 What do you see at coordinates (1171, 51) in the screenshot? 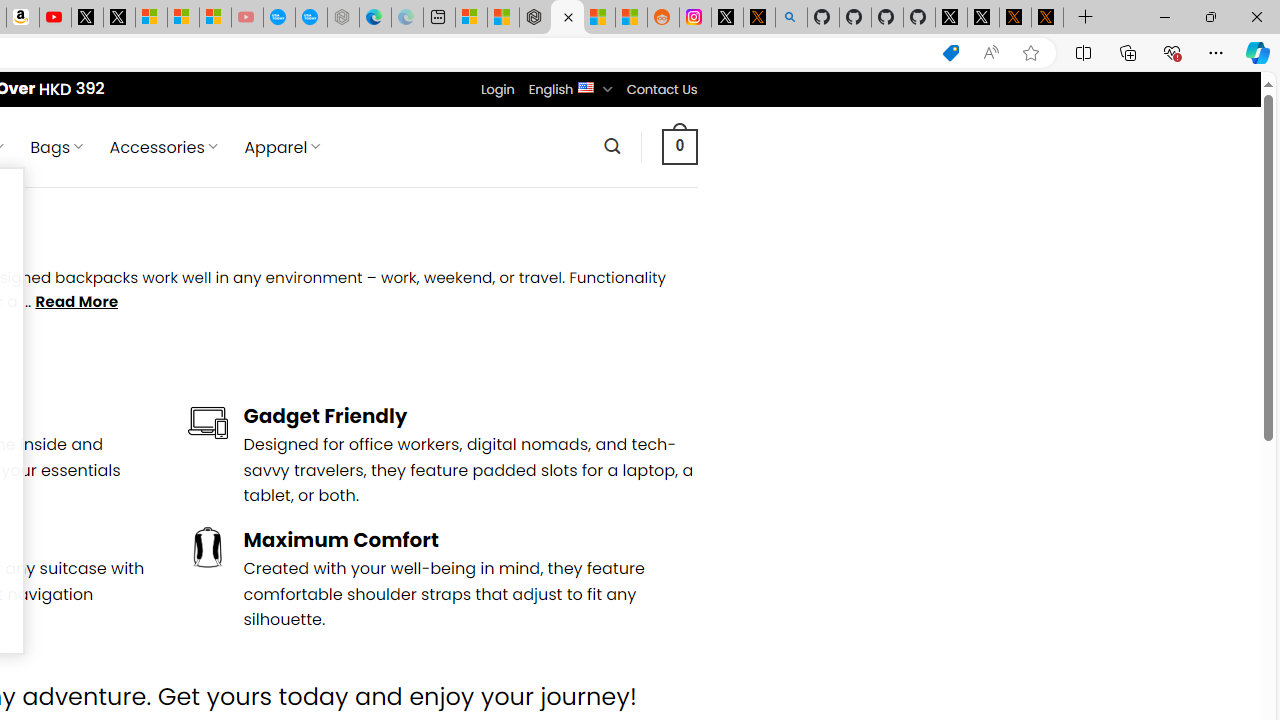
I see `'Browser essentials'` at bounding box center [1171, 51].